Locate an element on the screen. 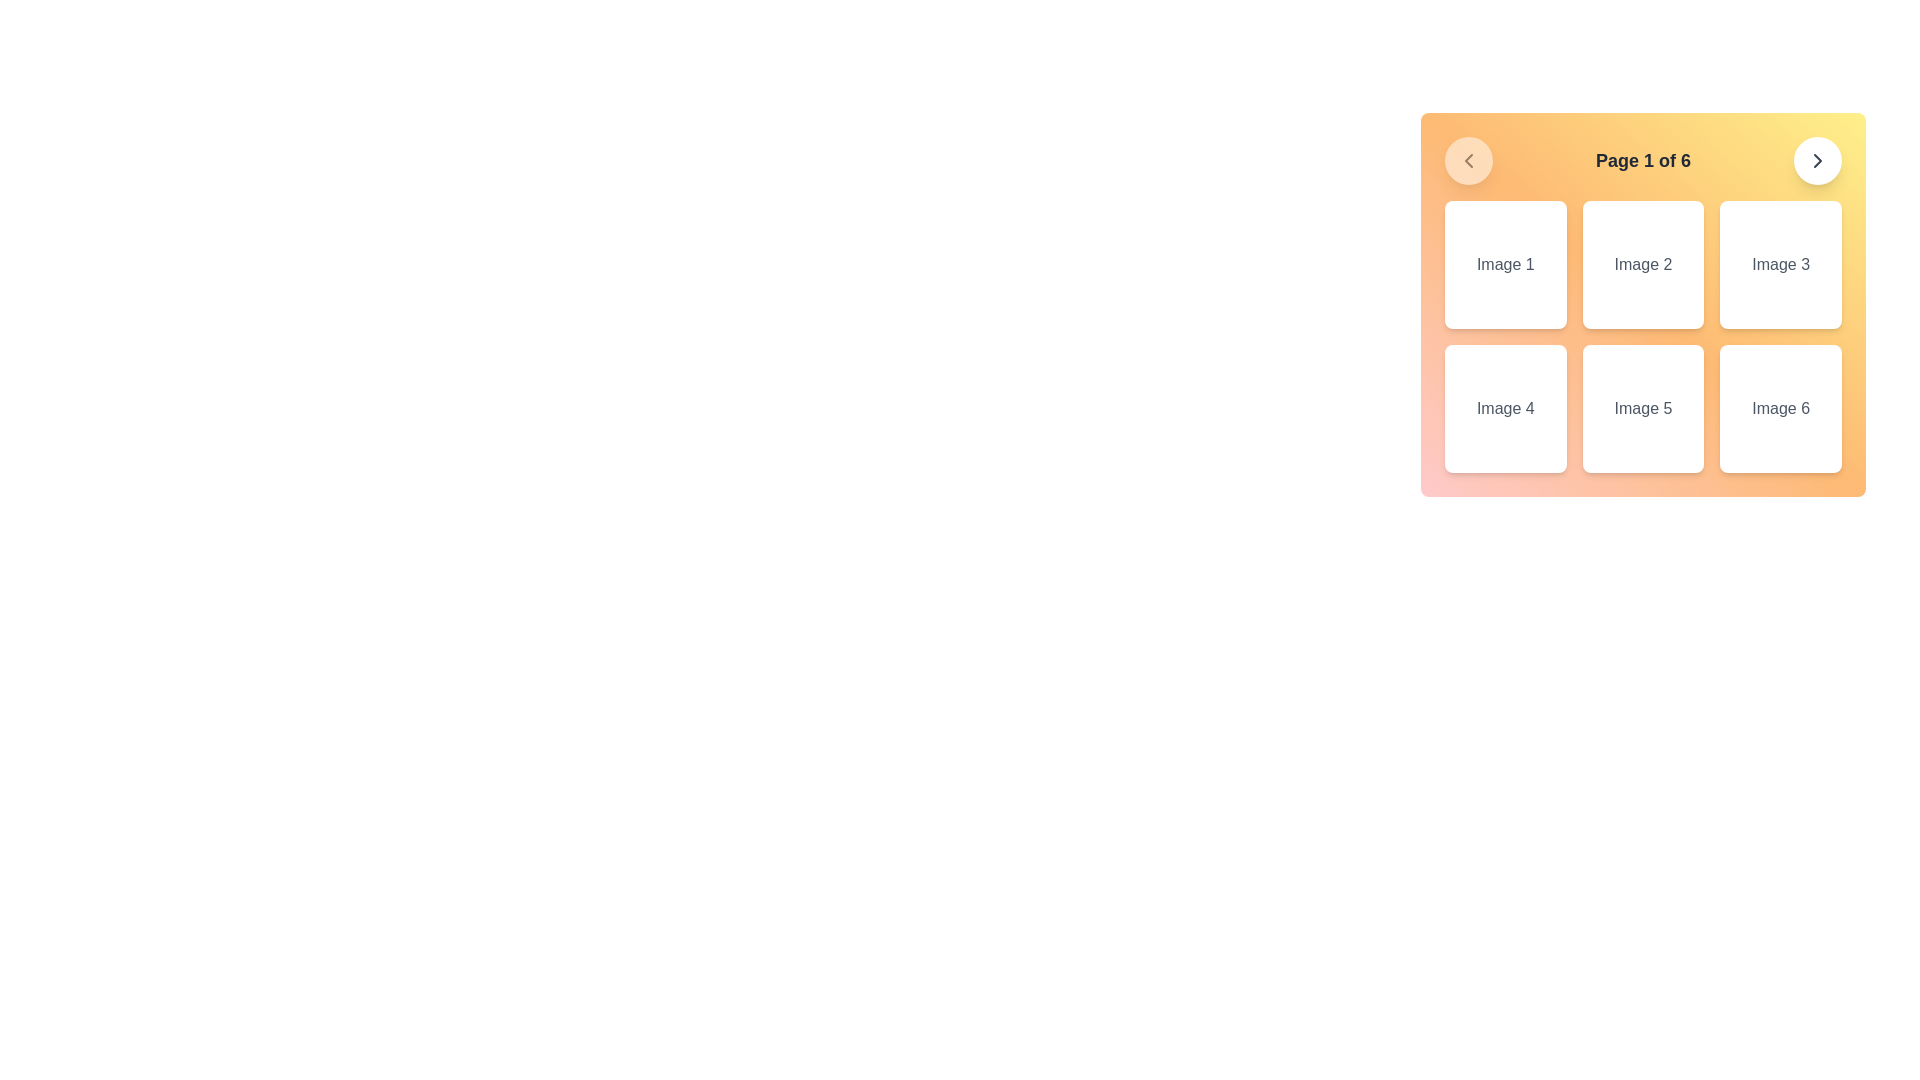  the Button-like tile located in the first row, second column of the grid layout, which is surrounded by 'Image 1' on the left and 'Image 3' on the right is located at coordinates (1643, 264).